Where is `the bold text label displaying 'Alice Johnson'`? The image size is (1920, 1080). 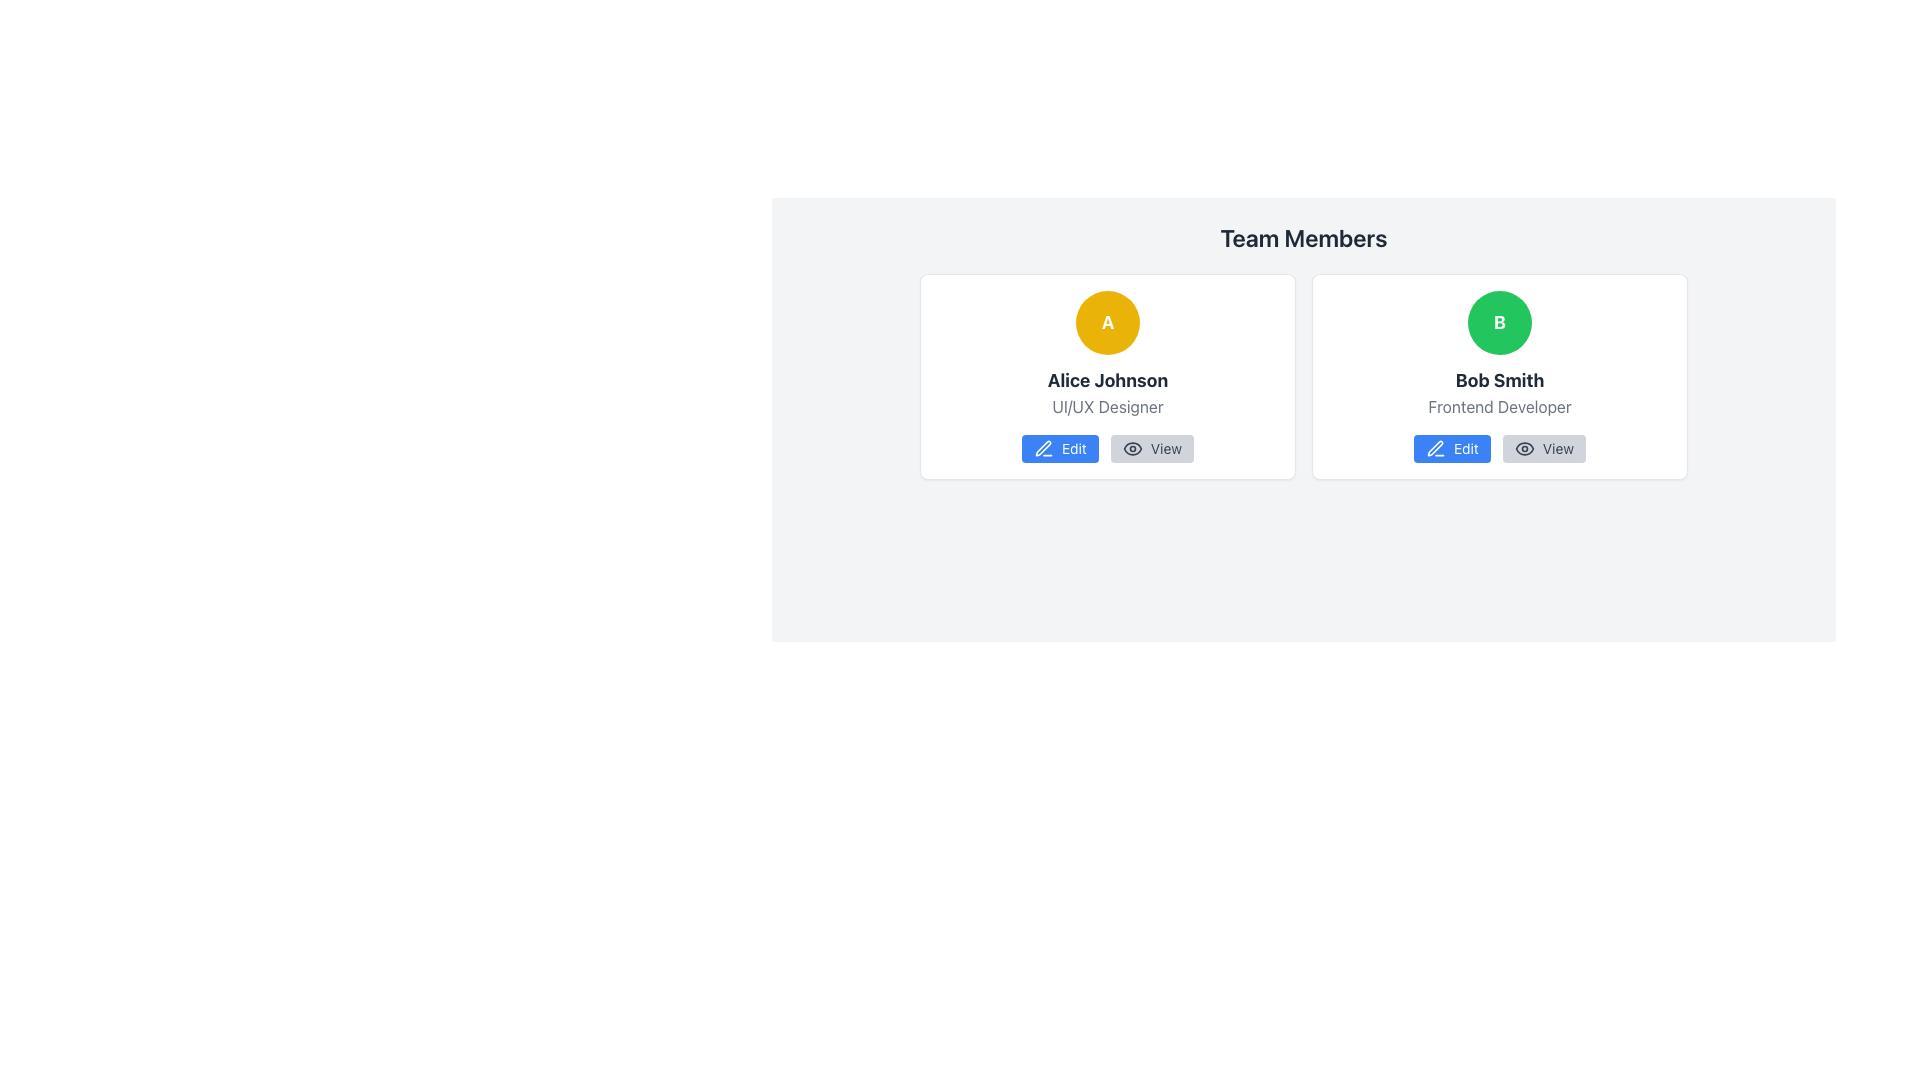 the bold text label displaying 'Alice Johnson' is located at coordinates (1107, 381).